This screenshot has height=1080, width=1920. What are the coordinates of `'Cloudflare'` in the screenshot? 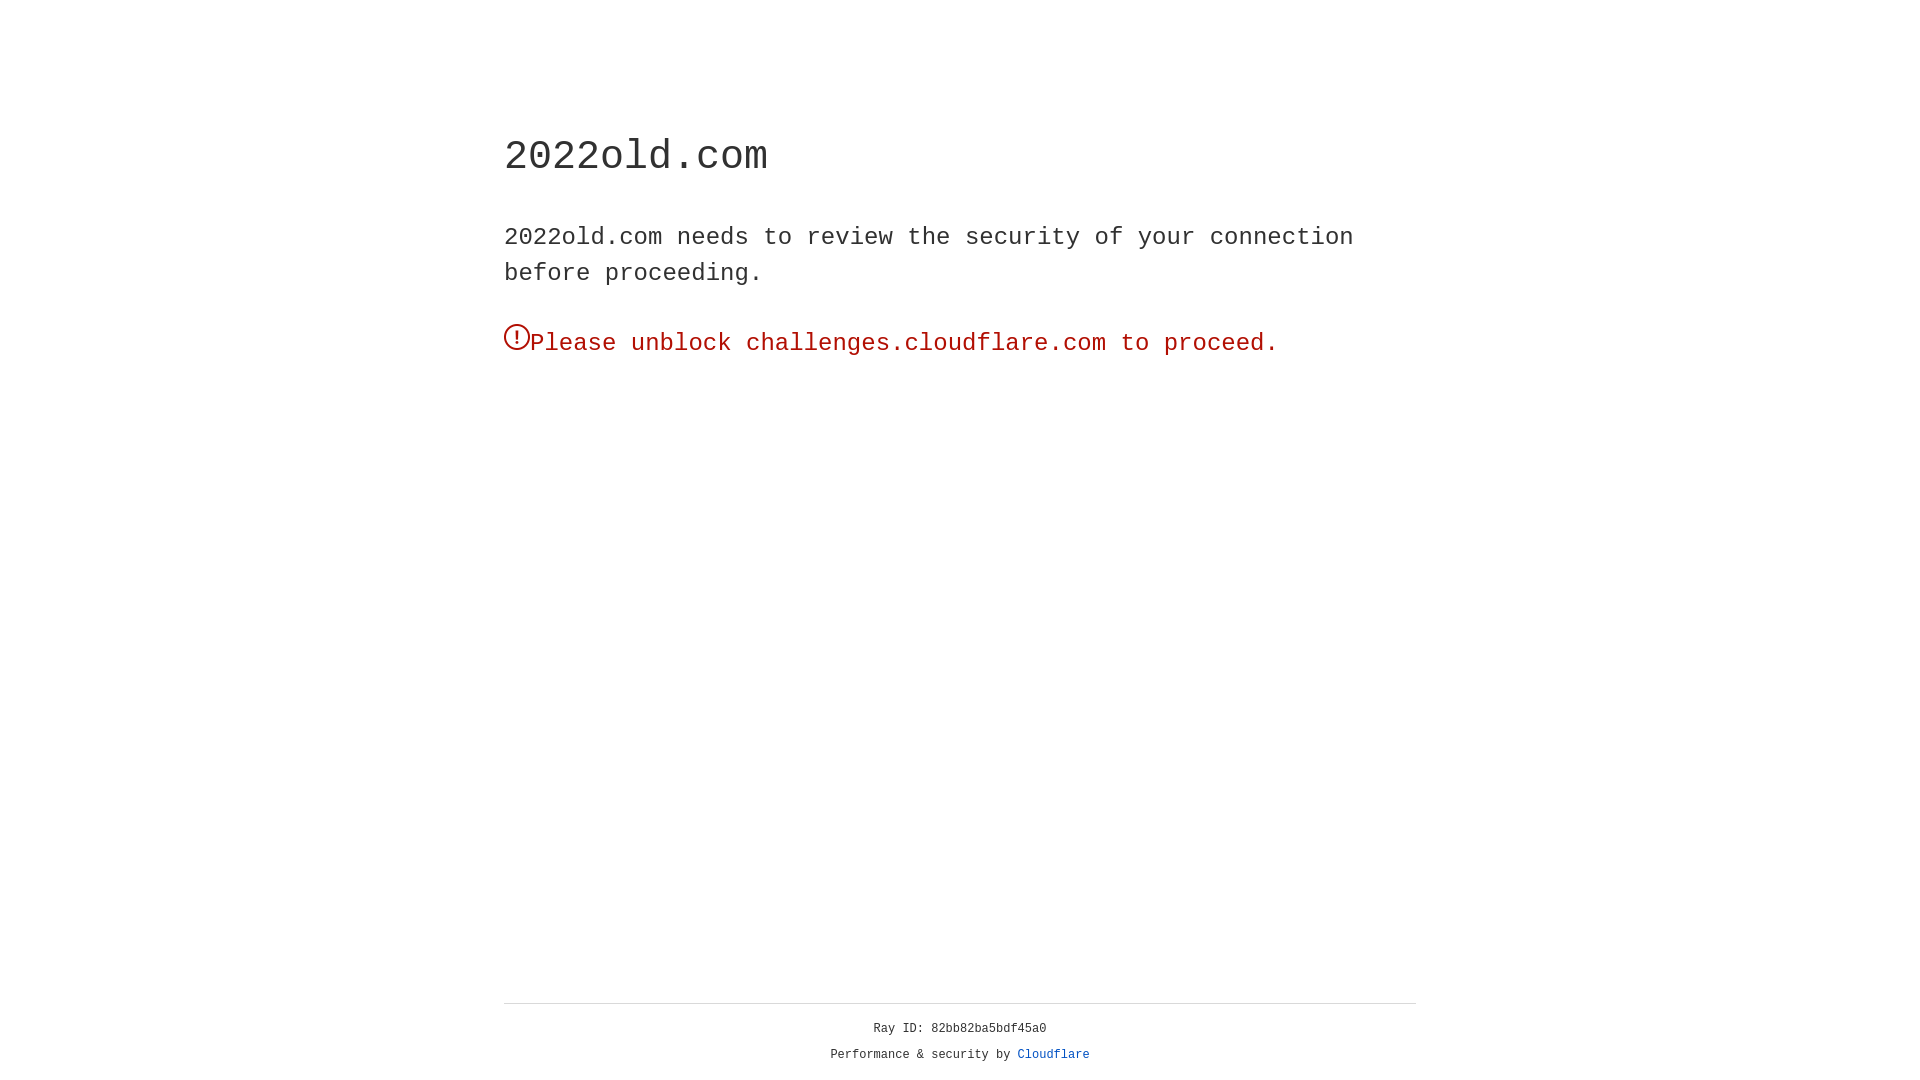 It's located at (1053, 1054).